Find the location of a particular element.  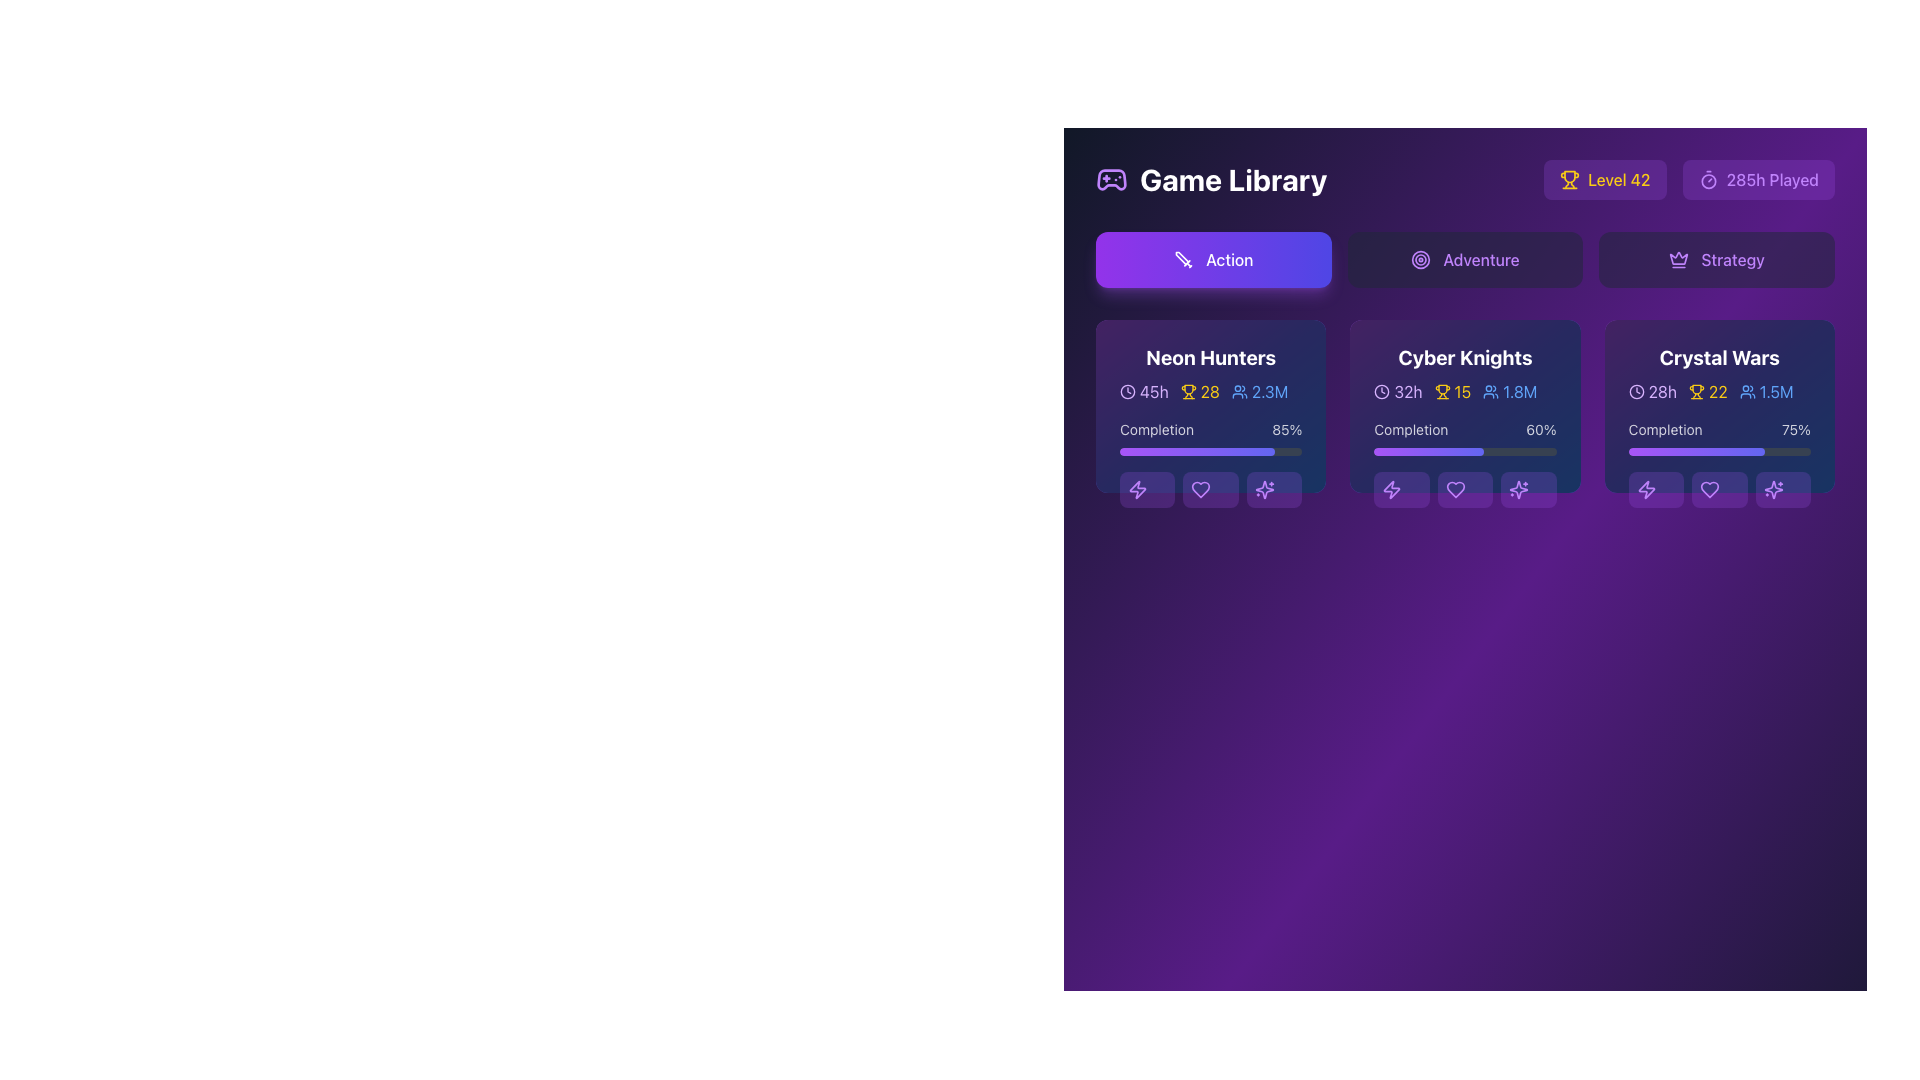

the leftmost button in the row of three buttons at the bottom of the 'Crystal Wars' card is located at coordinates (1656, 489).